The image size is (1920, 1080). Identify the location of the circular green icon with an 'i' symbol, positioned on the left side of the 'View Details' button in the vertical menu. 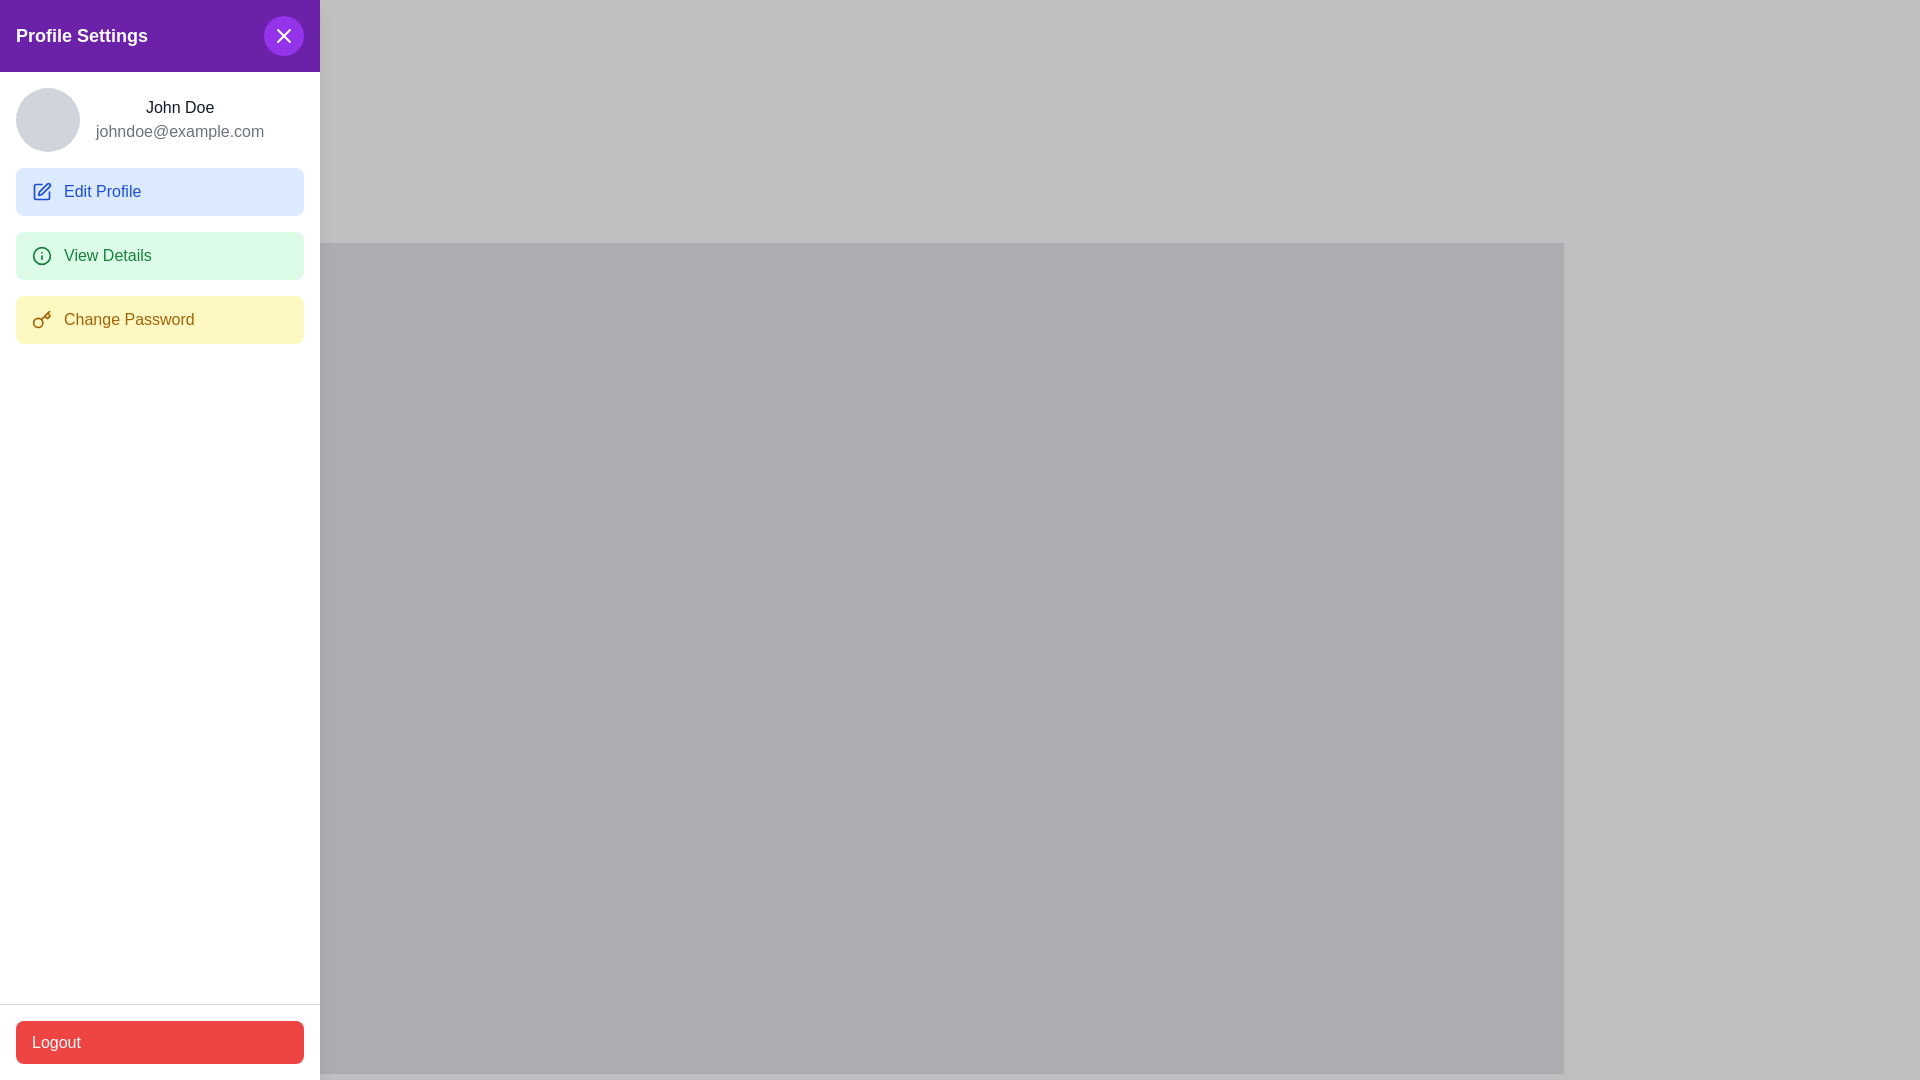
(42, 254).